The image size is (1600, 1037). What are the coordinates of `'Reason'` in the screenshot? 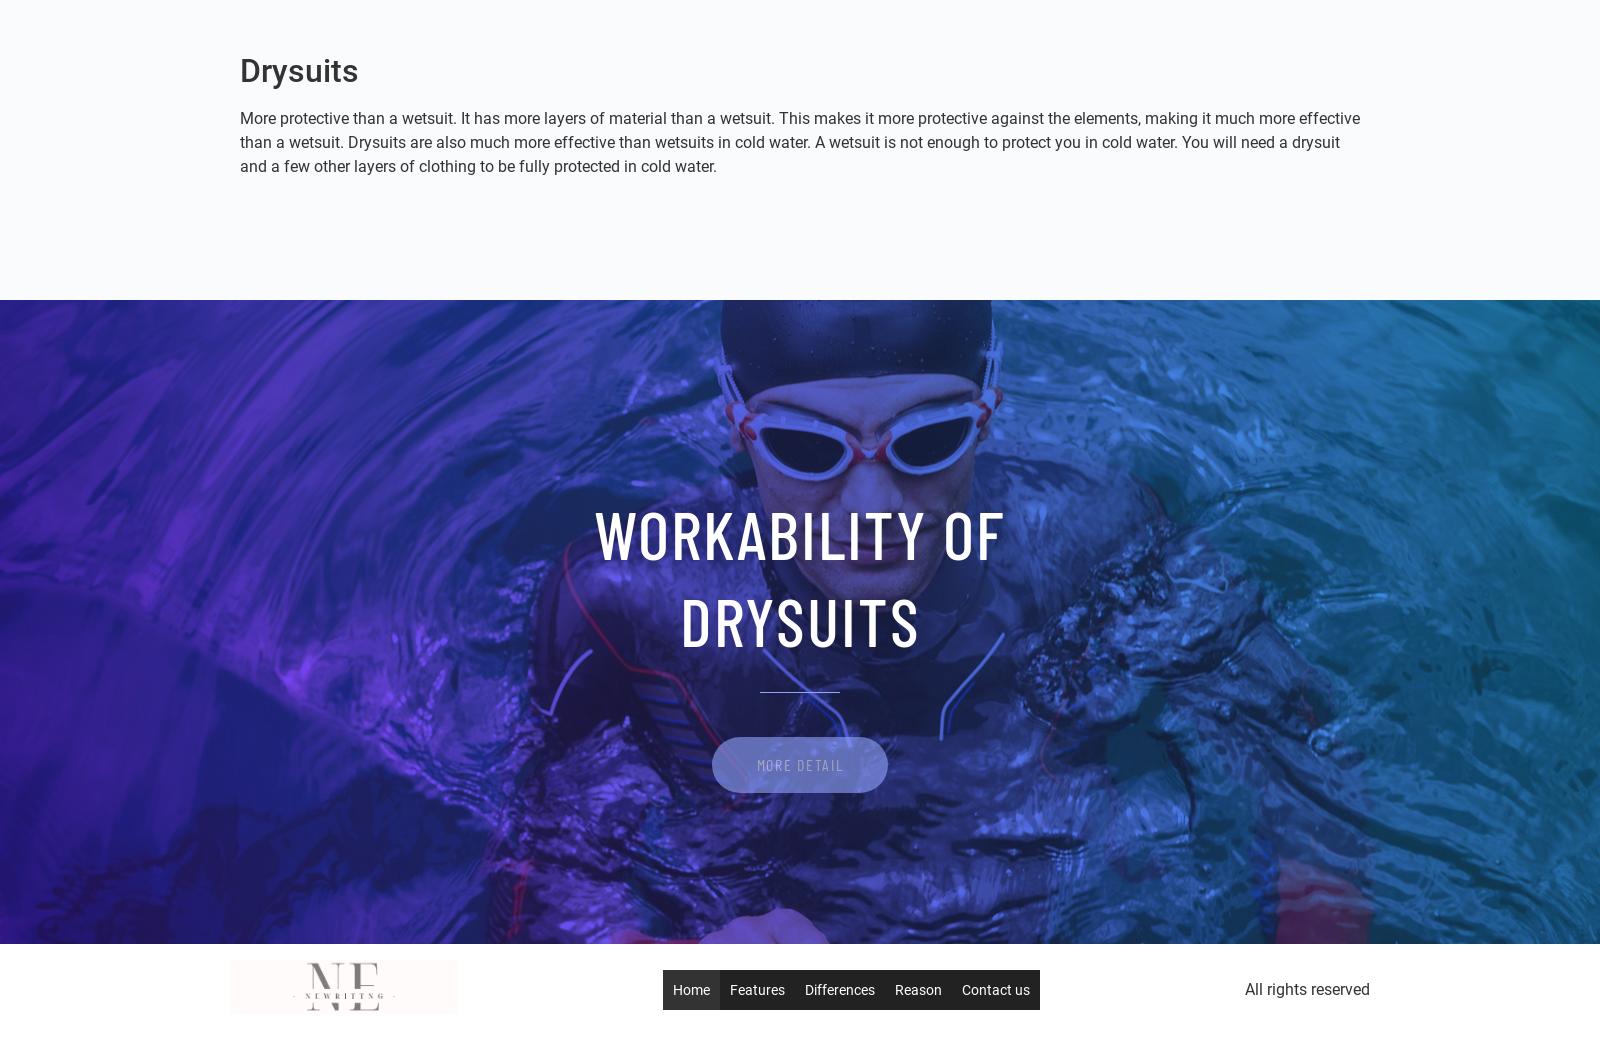 It's located at (917, 990).